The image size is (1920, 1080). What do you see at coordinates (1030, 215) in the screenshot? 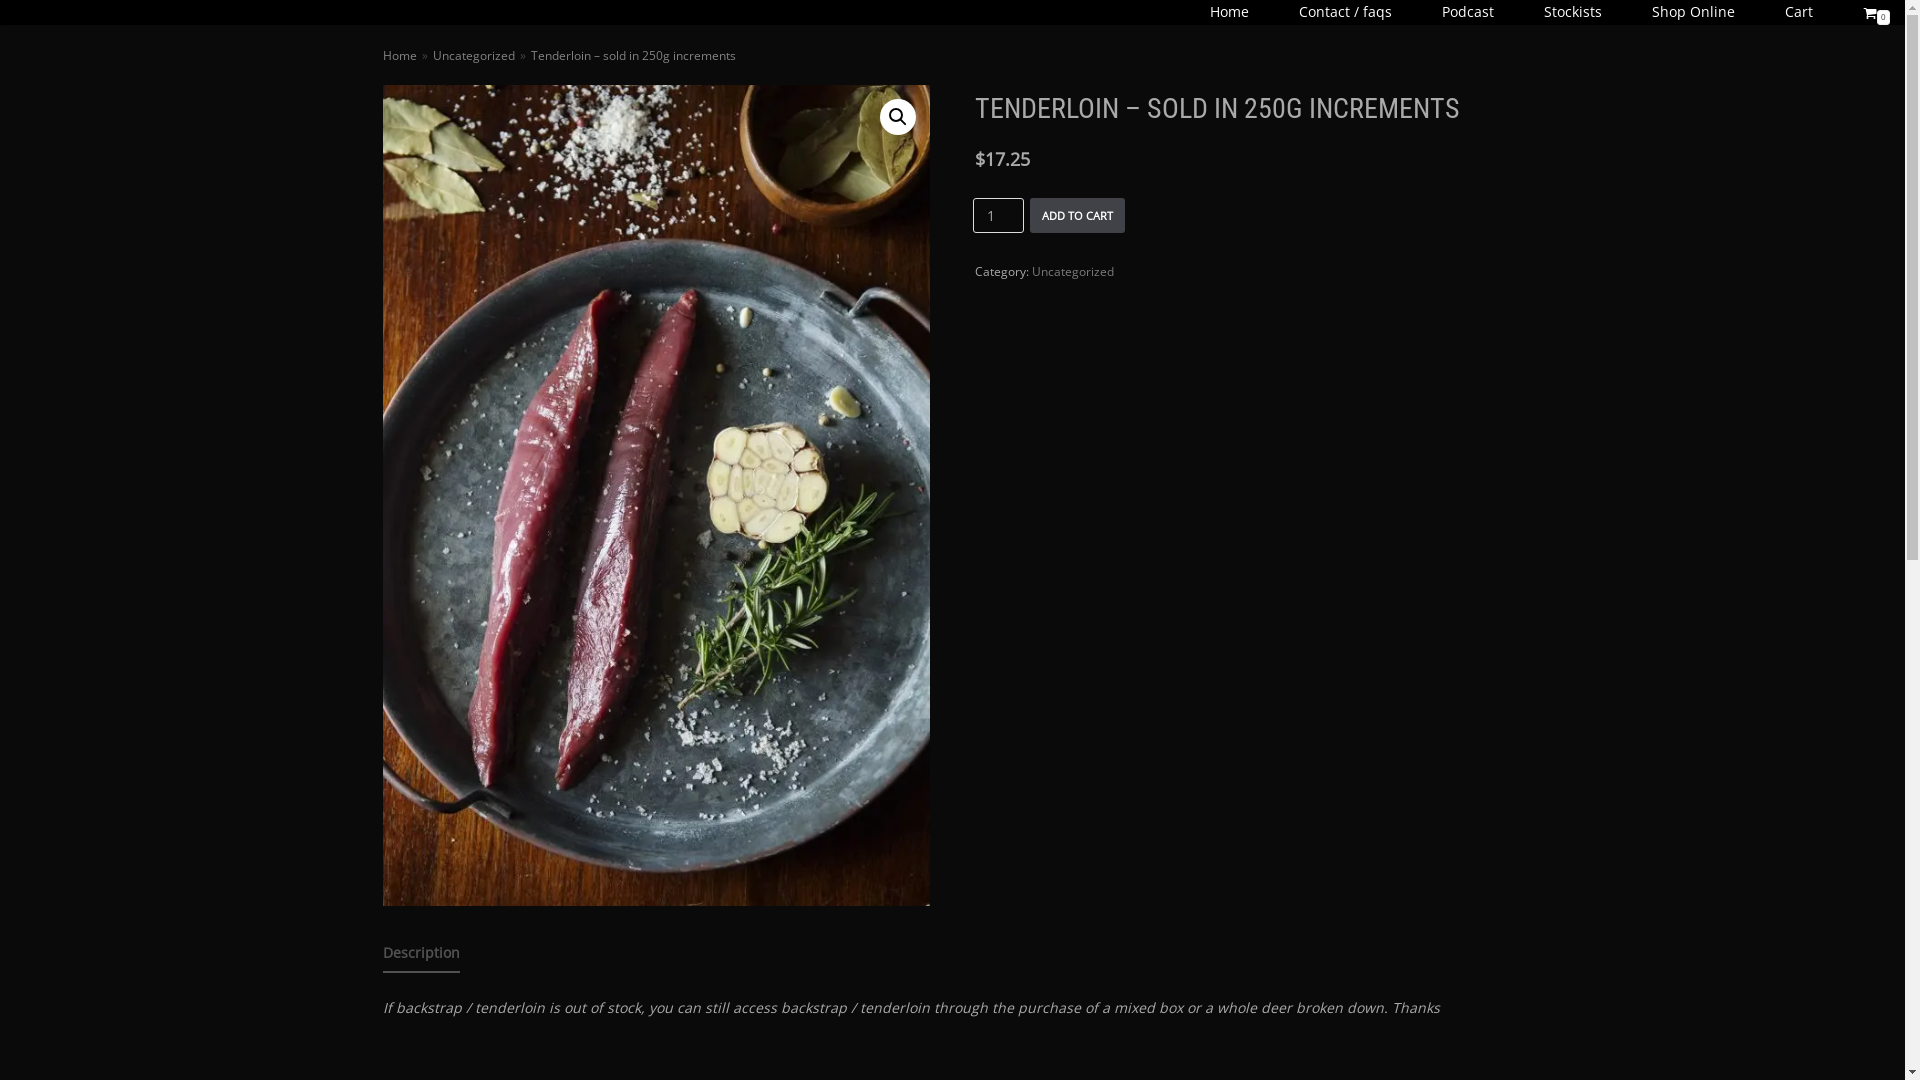
I see `'ADD TO CART'` at bounding box center [1030, 215].